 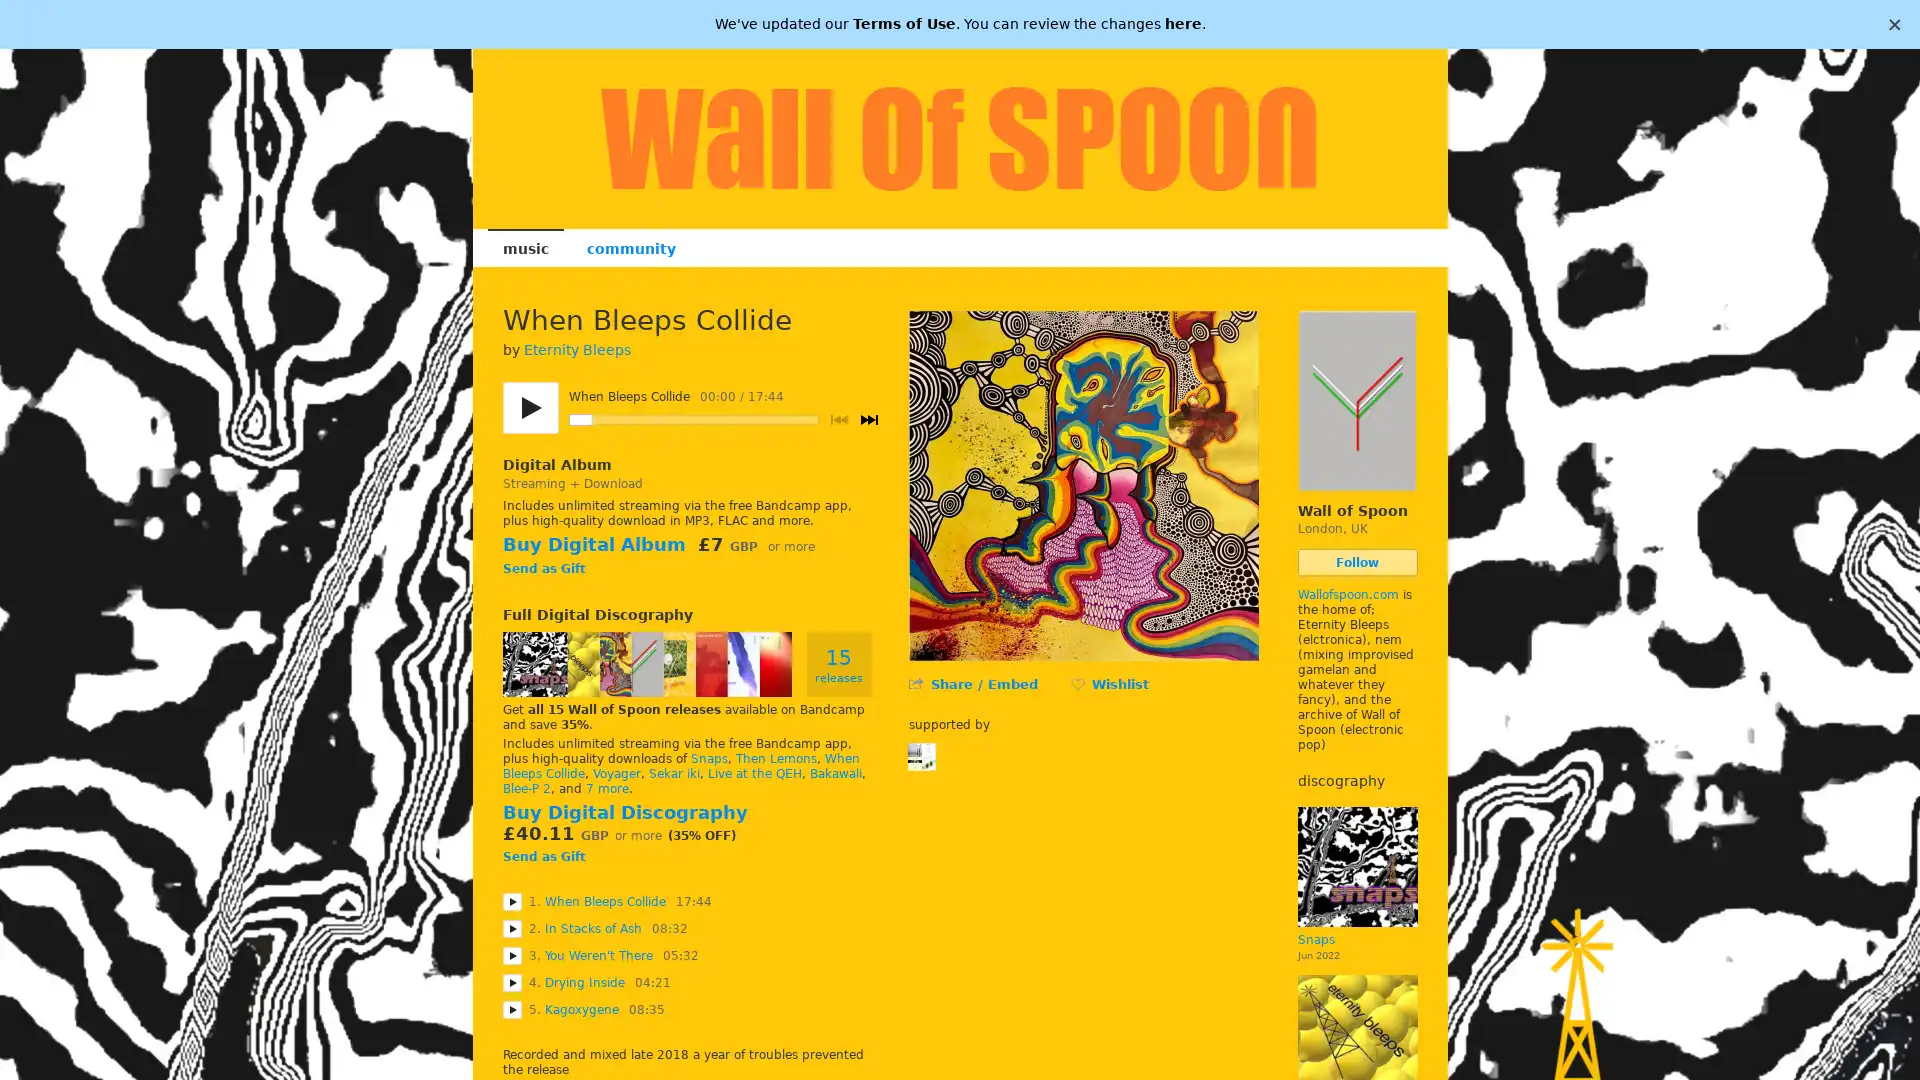 What do you see at coordinates (511, 901) in the screenshot?
I see `Play When Bleeps Collide` at bounding box center [511, 901].